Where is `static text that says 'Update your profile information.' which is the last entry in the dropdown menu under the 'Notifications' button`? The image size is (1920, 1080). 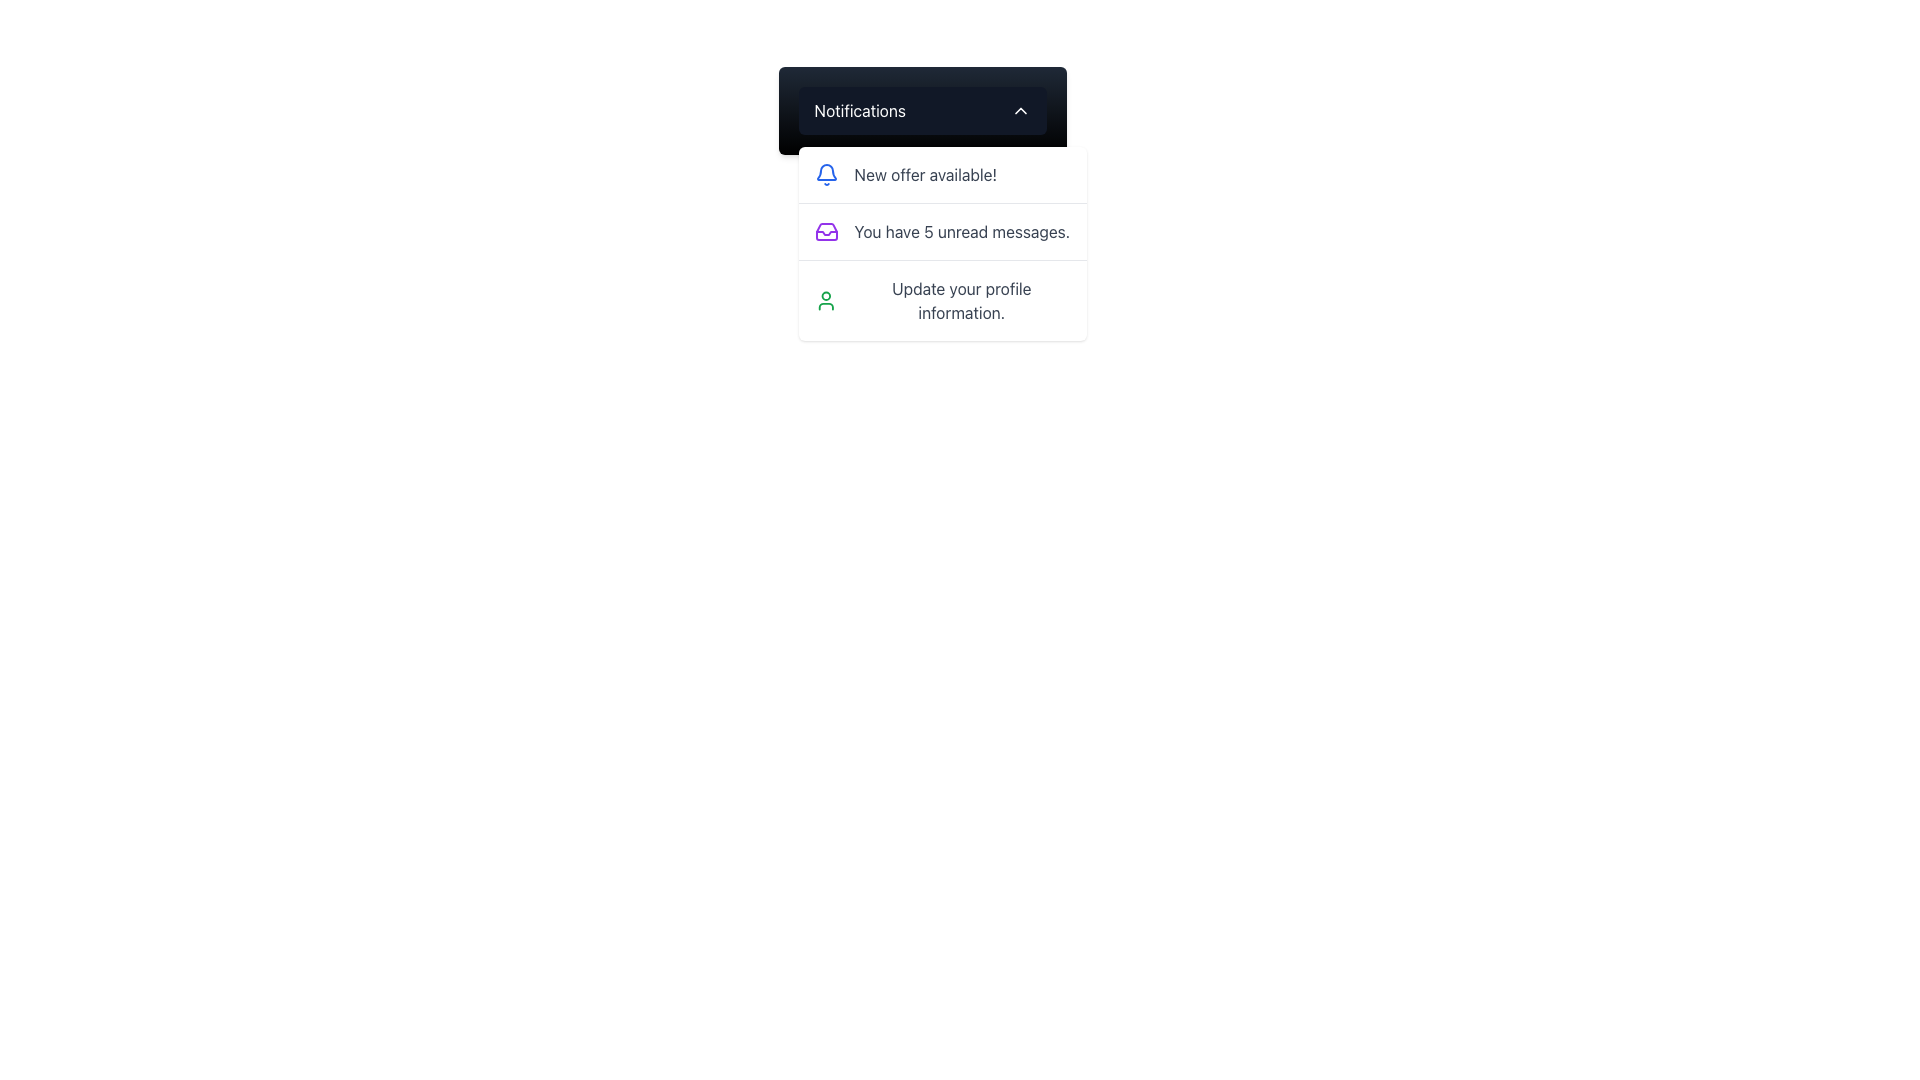
static text that says 'Update your profile information.' which is the last entry in the dropdown menu under the 'Notifications' button is located at coordinates (961, 300).